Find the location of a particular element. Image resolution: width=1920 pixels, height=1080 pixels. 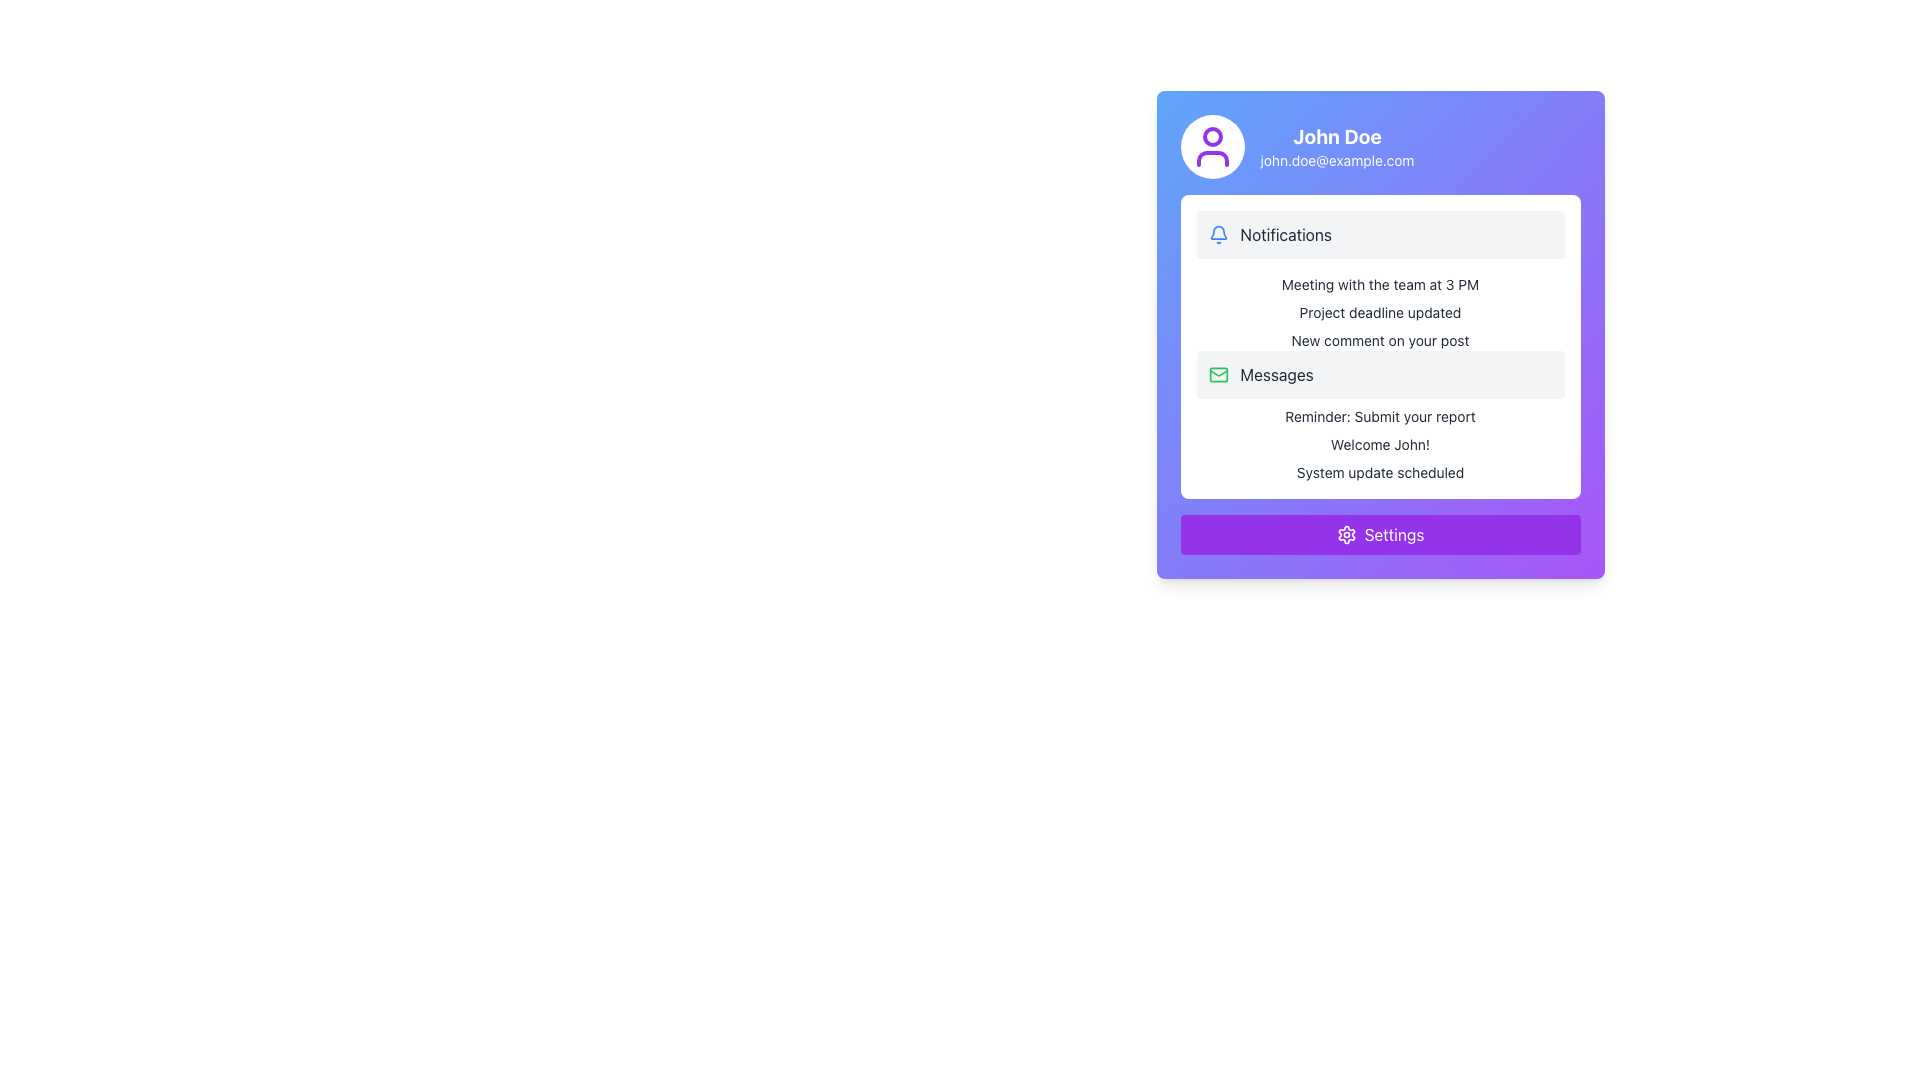

the 'Notifications' section in the interactive list item is located at coordinates (1379, 234).